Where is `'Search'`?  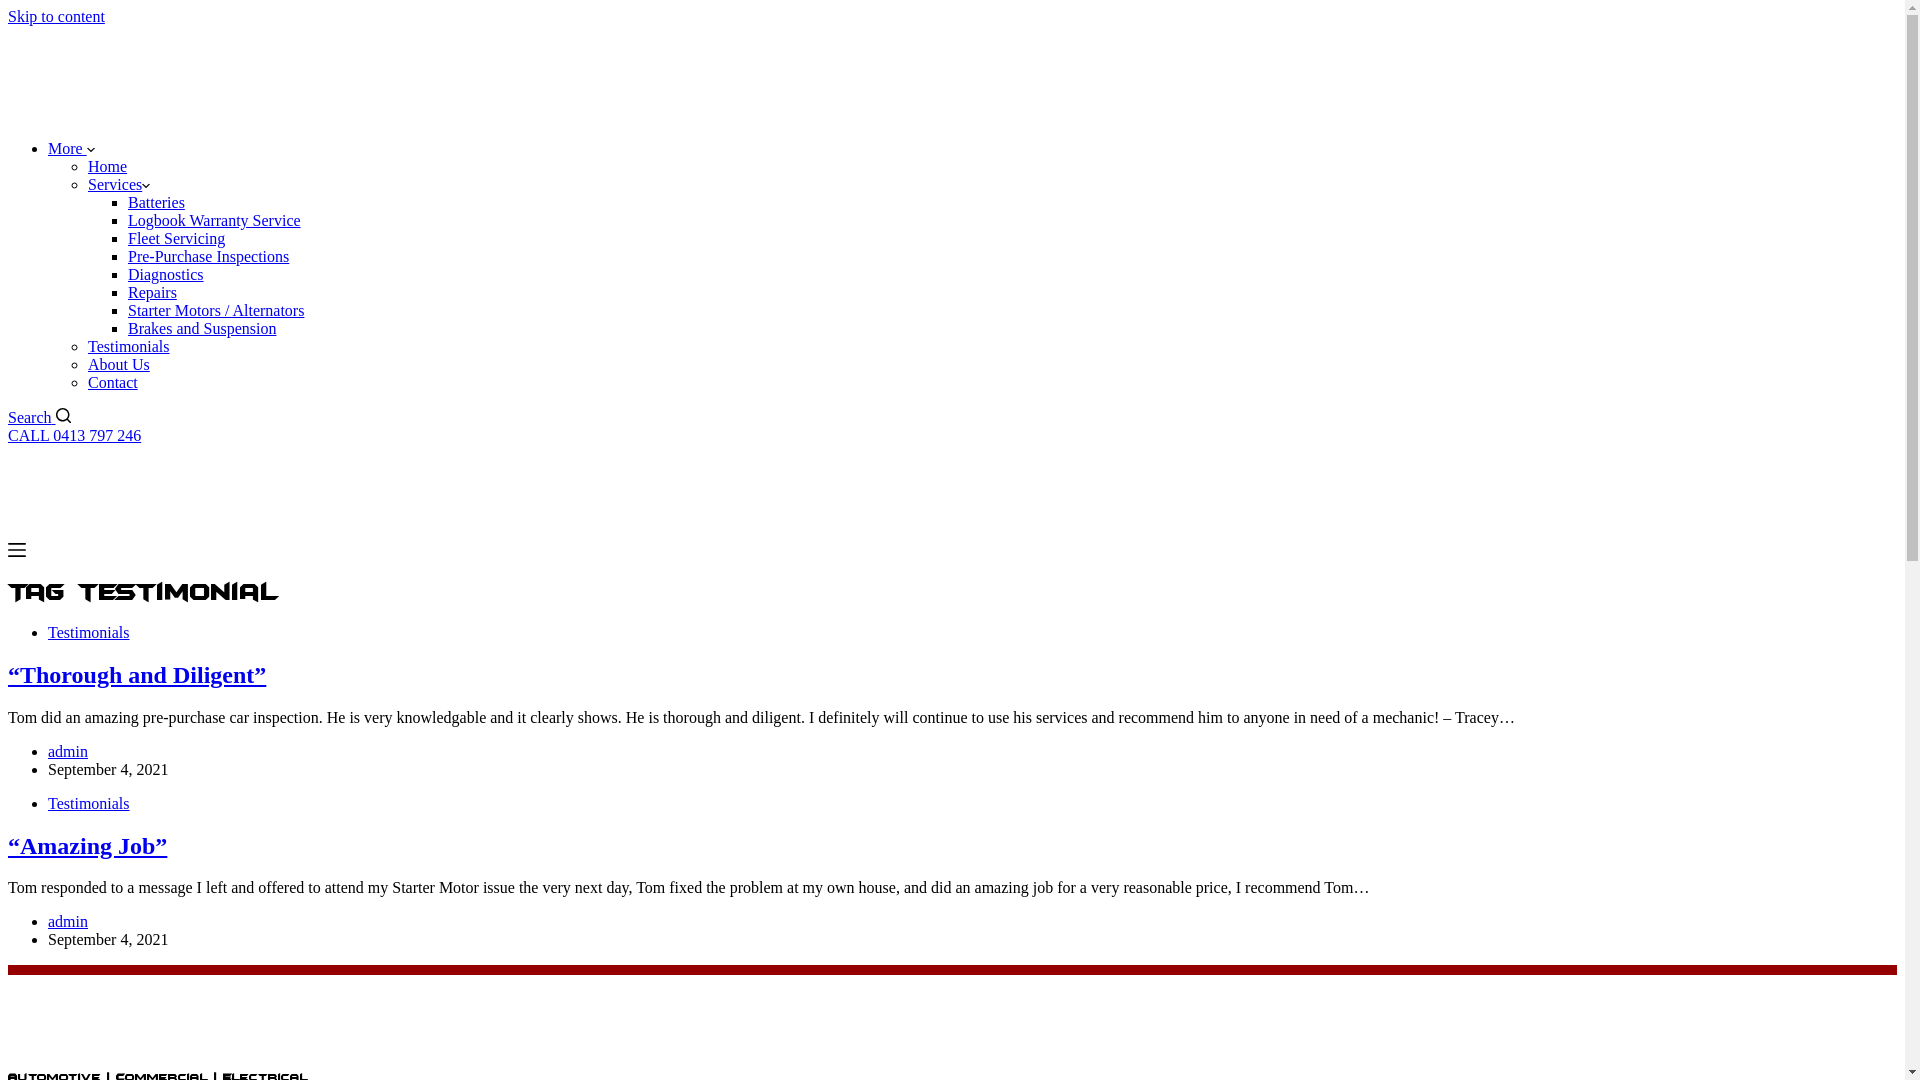
'Search' is located at coordinates (39, 416).